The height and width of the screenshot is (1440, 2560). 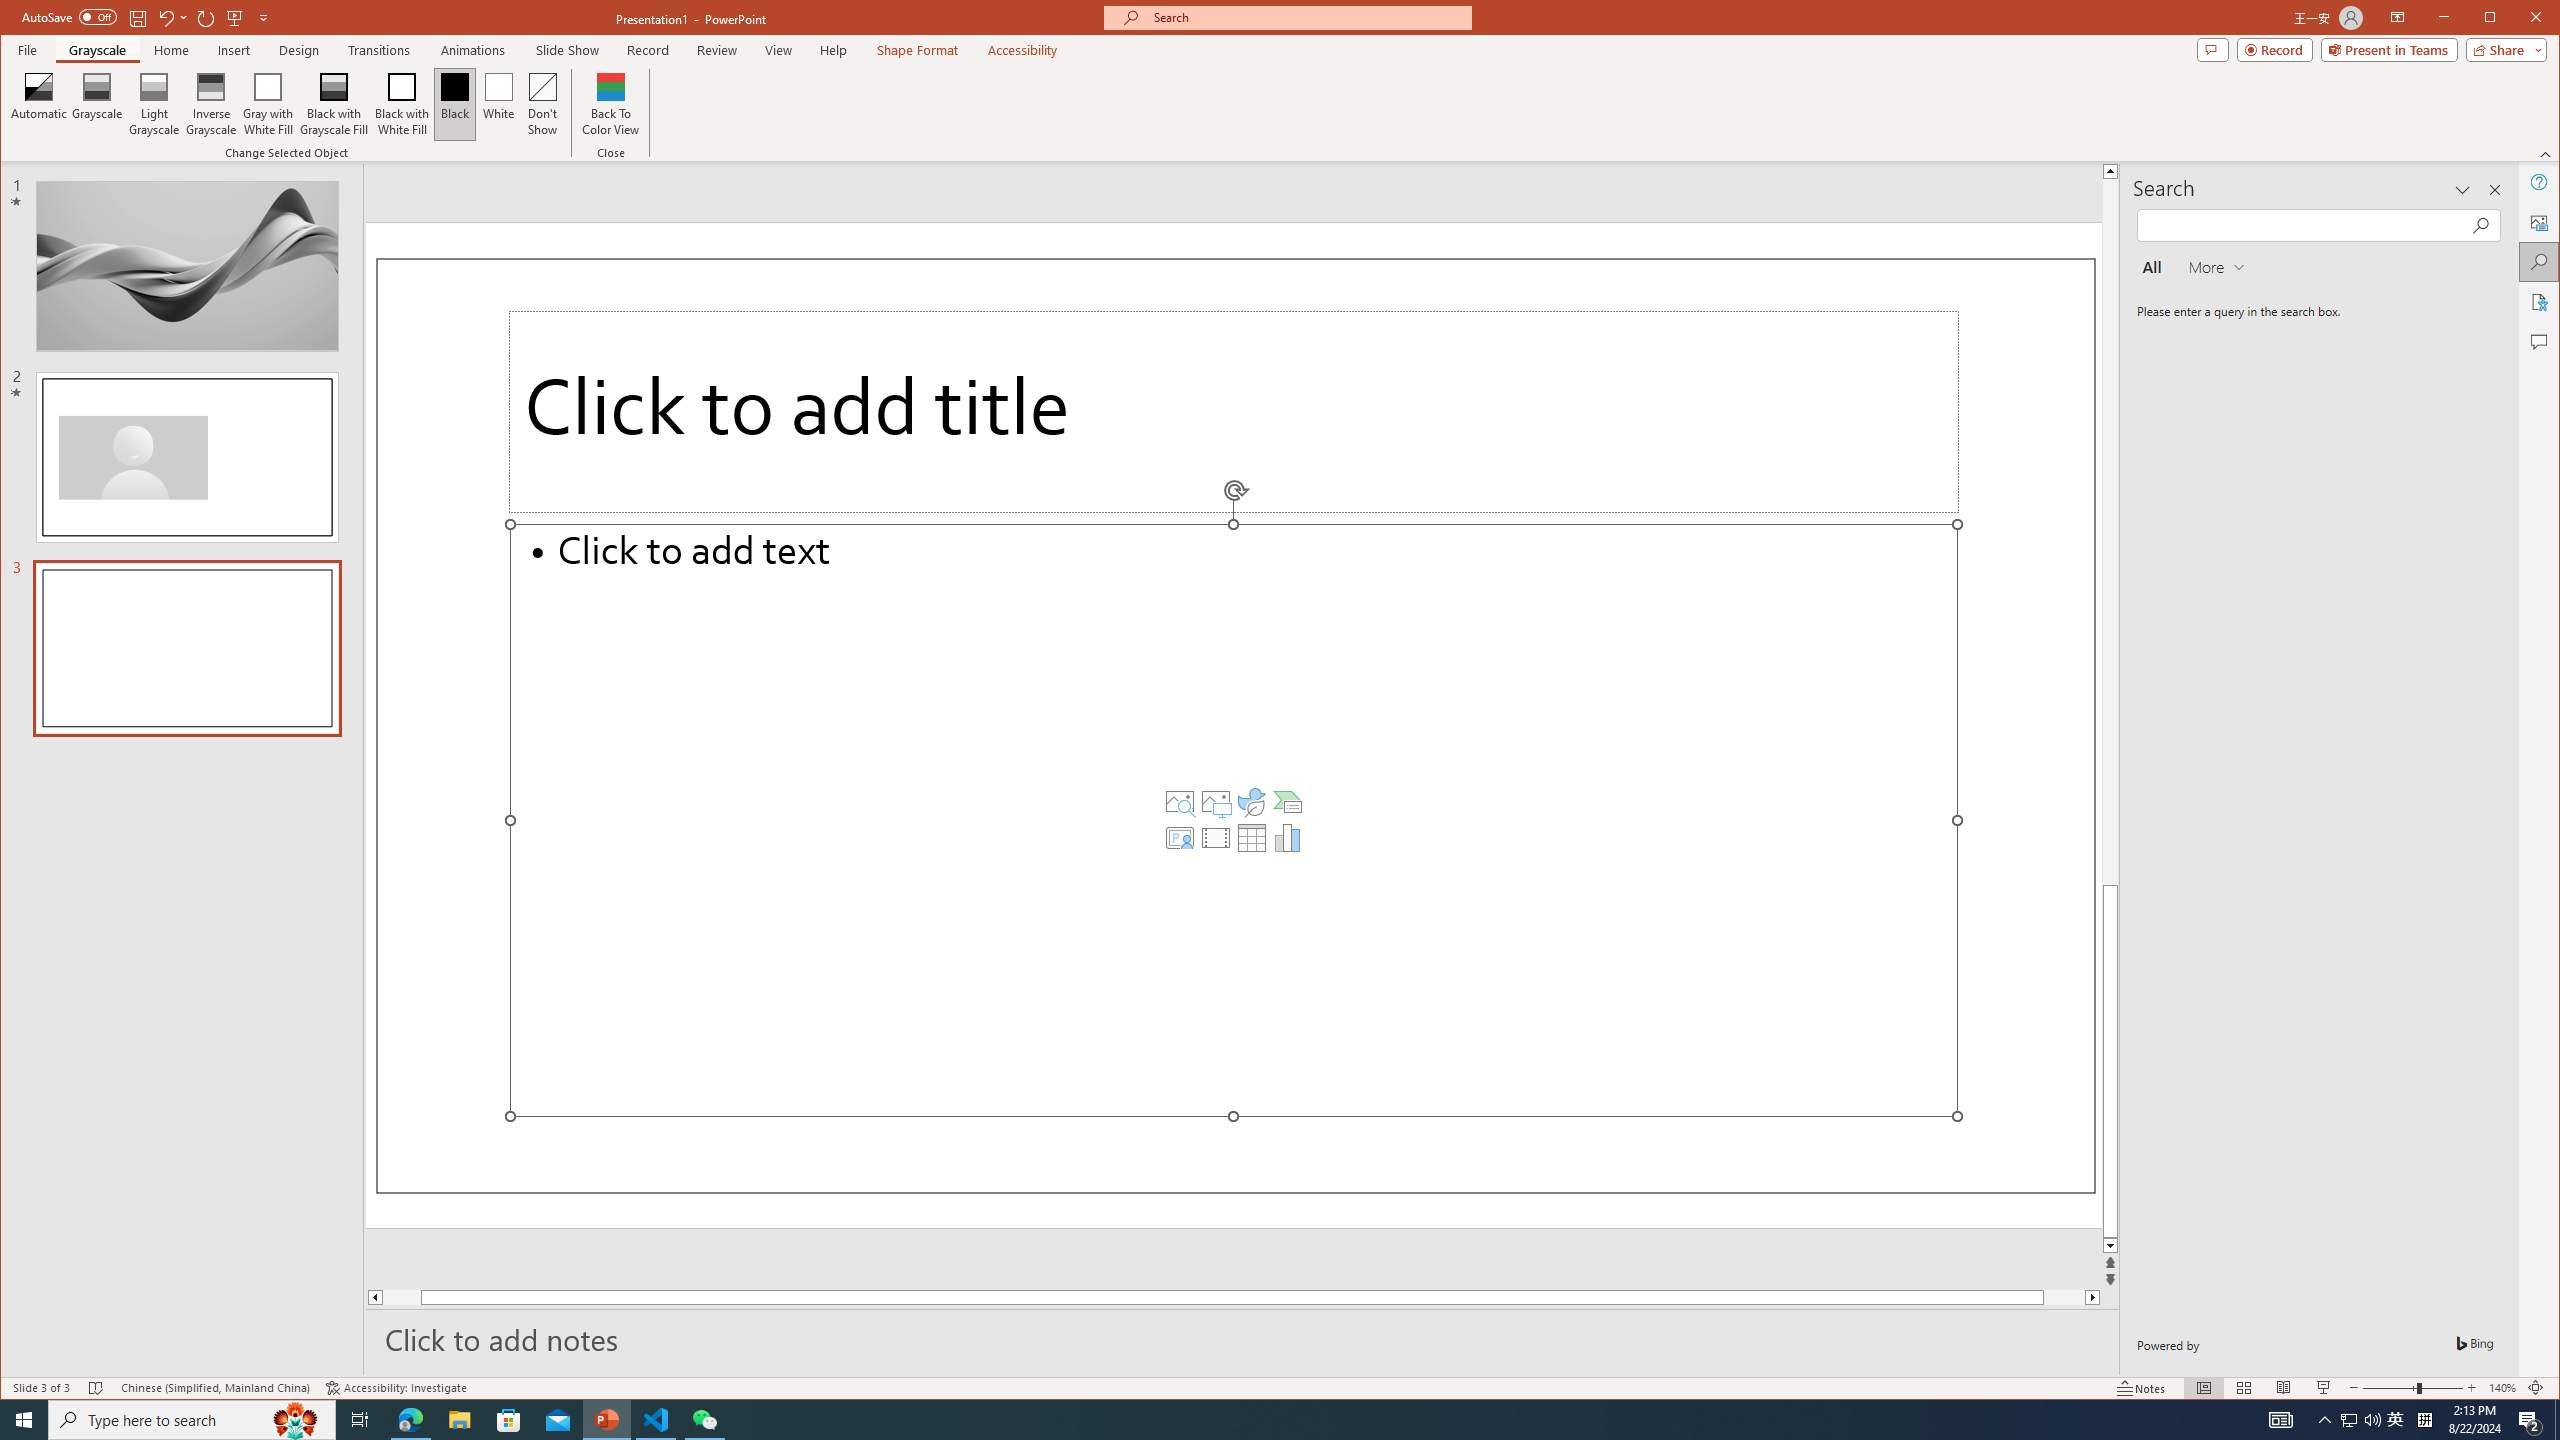 I want to click on 'Insert Table', so click(x=1251, y=838).